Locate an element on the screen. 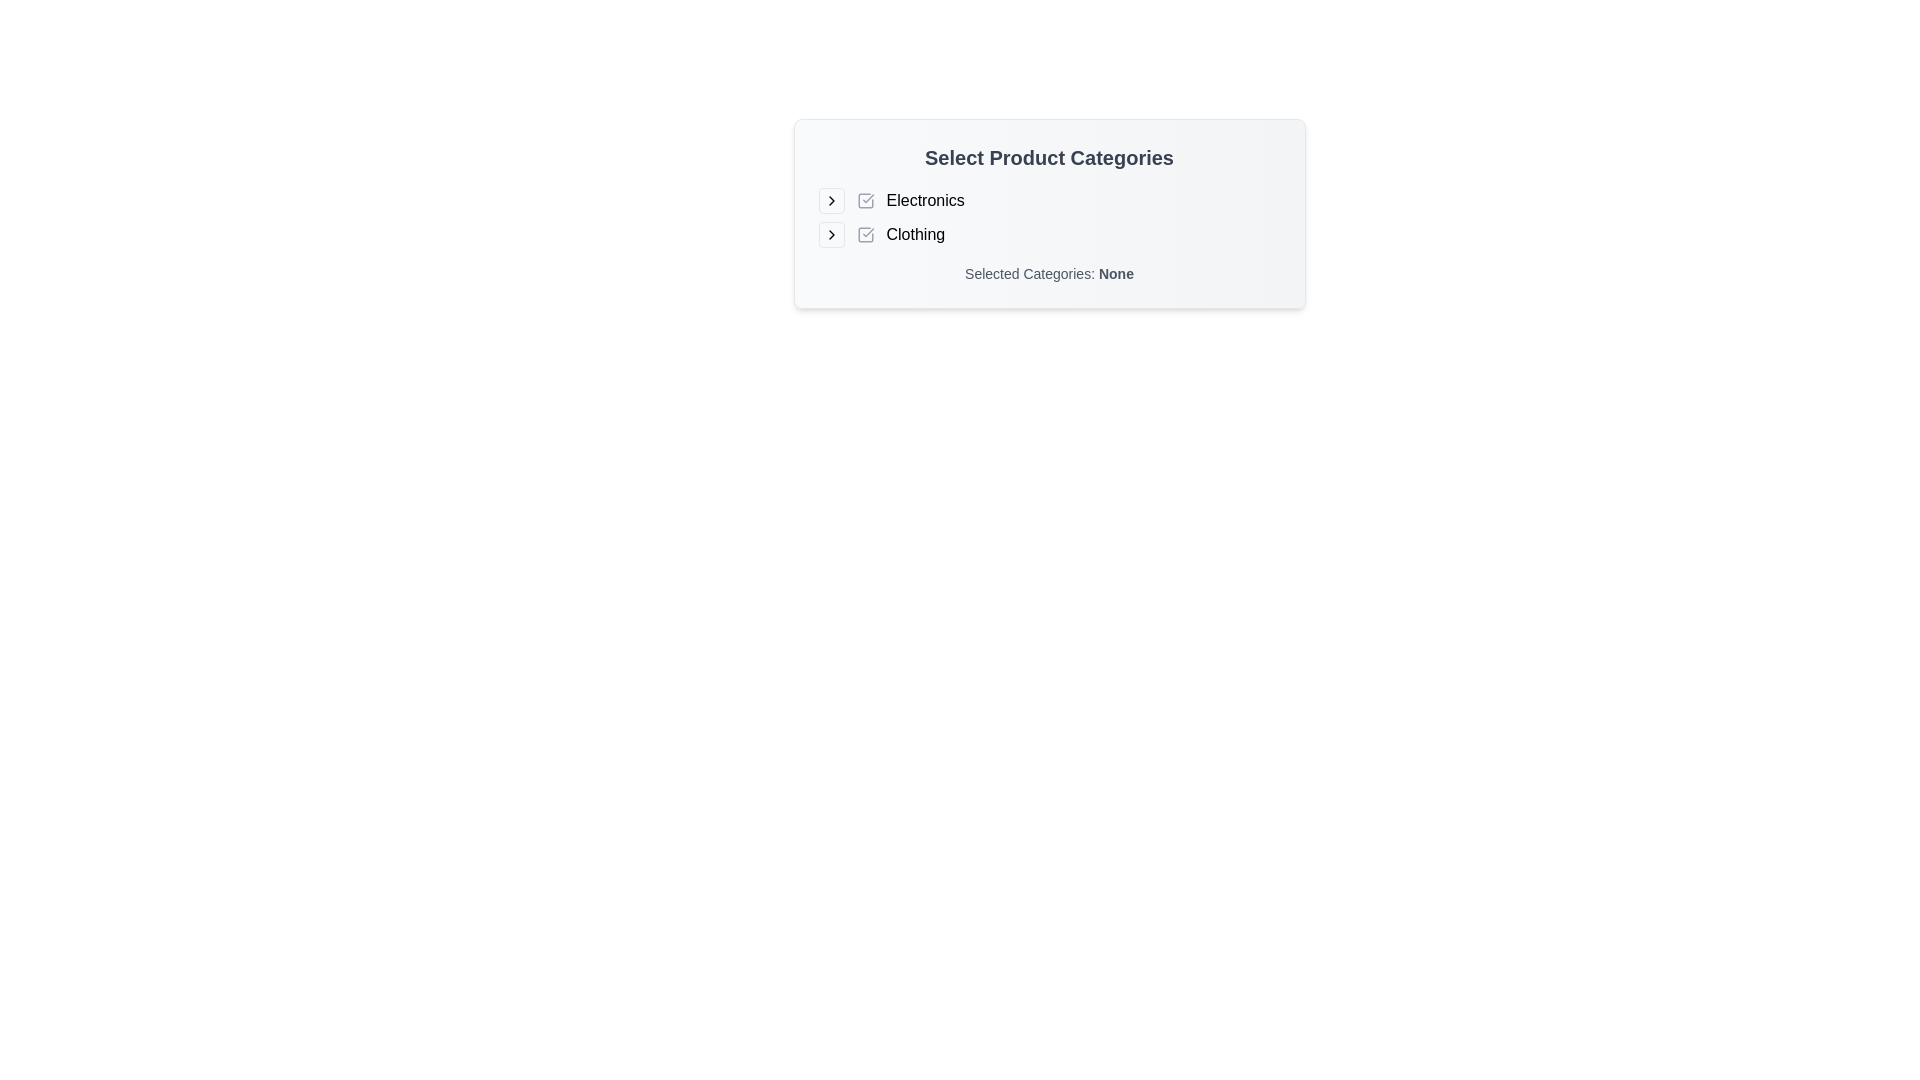 The width and height of the screenshot is (1920, 1080). the rightward-pointing chevron icon within the button is located at coordinates (831, 234).